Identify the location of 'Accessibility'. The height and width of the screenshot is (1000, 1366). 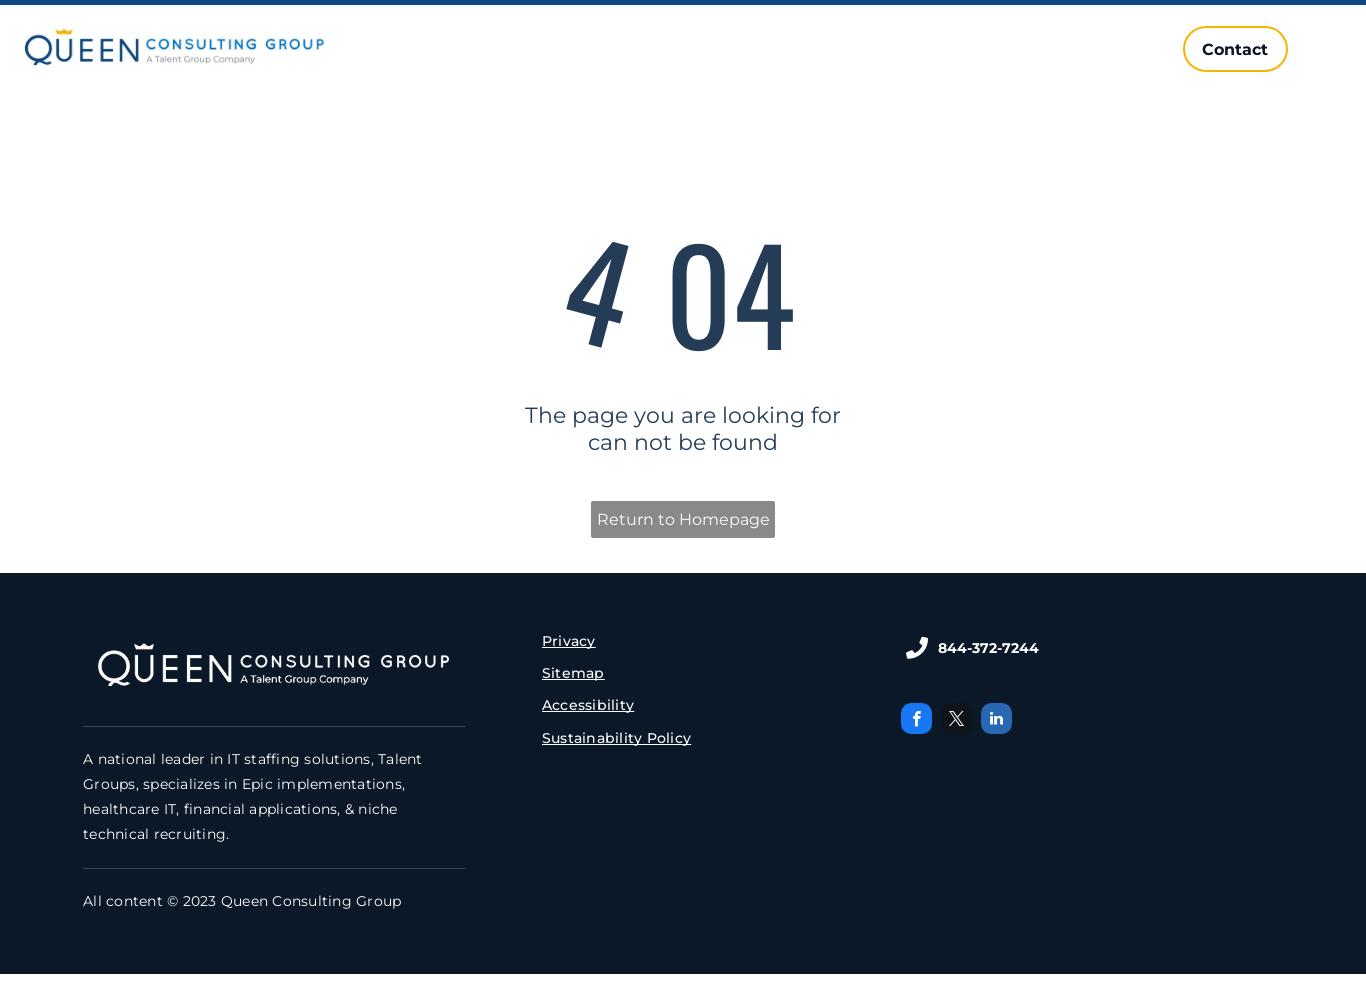
(586, 704).